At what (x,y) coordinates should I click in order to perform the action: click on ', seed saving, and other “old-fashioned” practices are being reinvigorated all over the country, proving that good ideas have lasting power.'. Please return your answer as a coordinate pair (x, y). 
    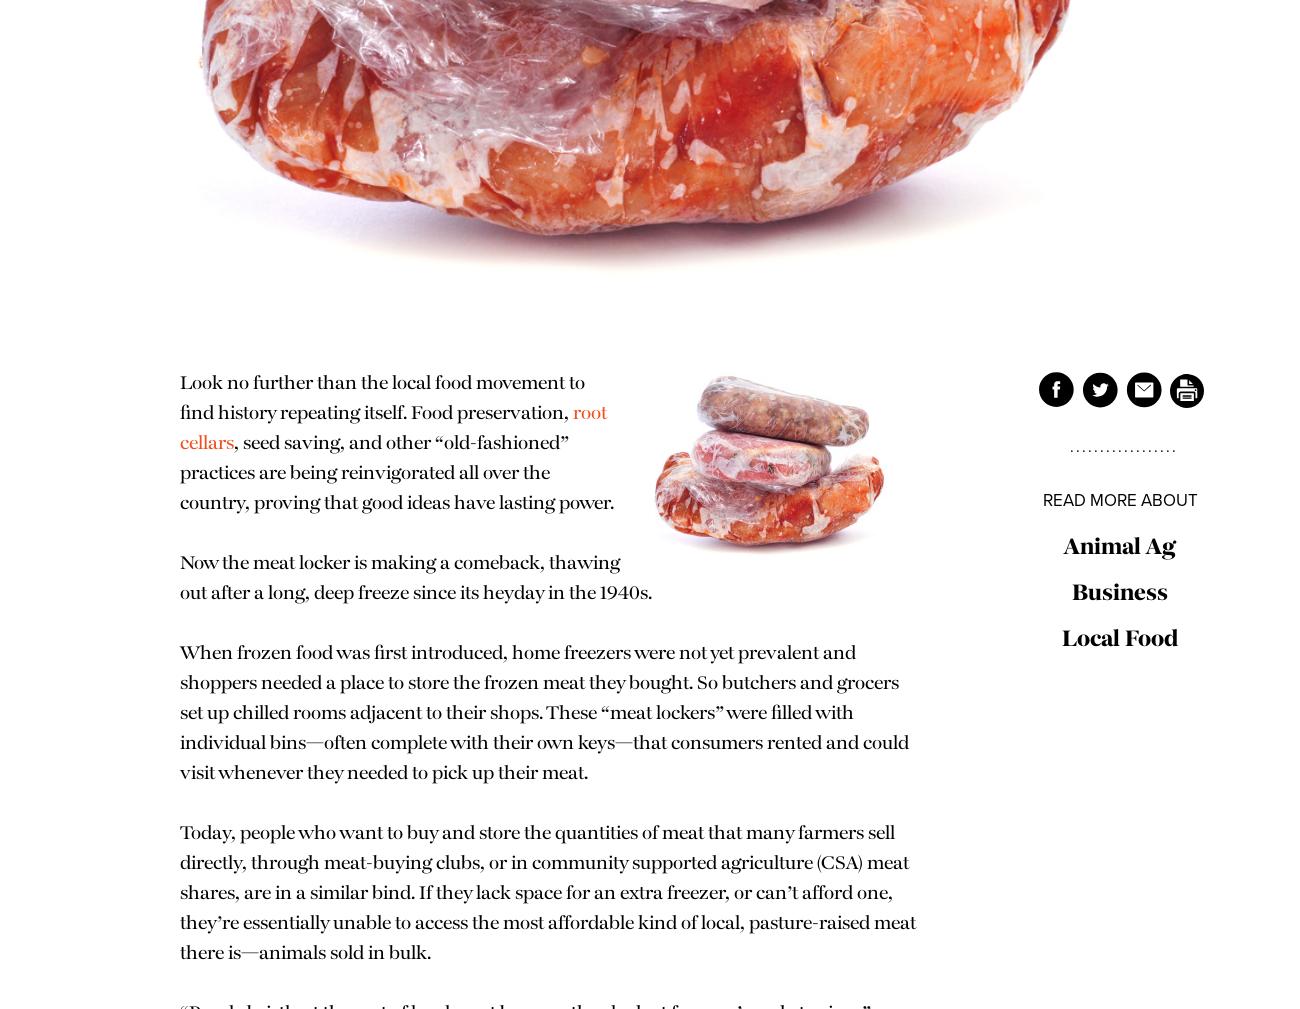
    Looking at the image, I should click on (397, 472).